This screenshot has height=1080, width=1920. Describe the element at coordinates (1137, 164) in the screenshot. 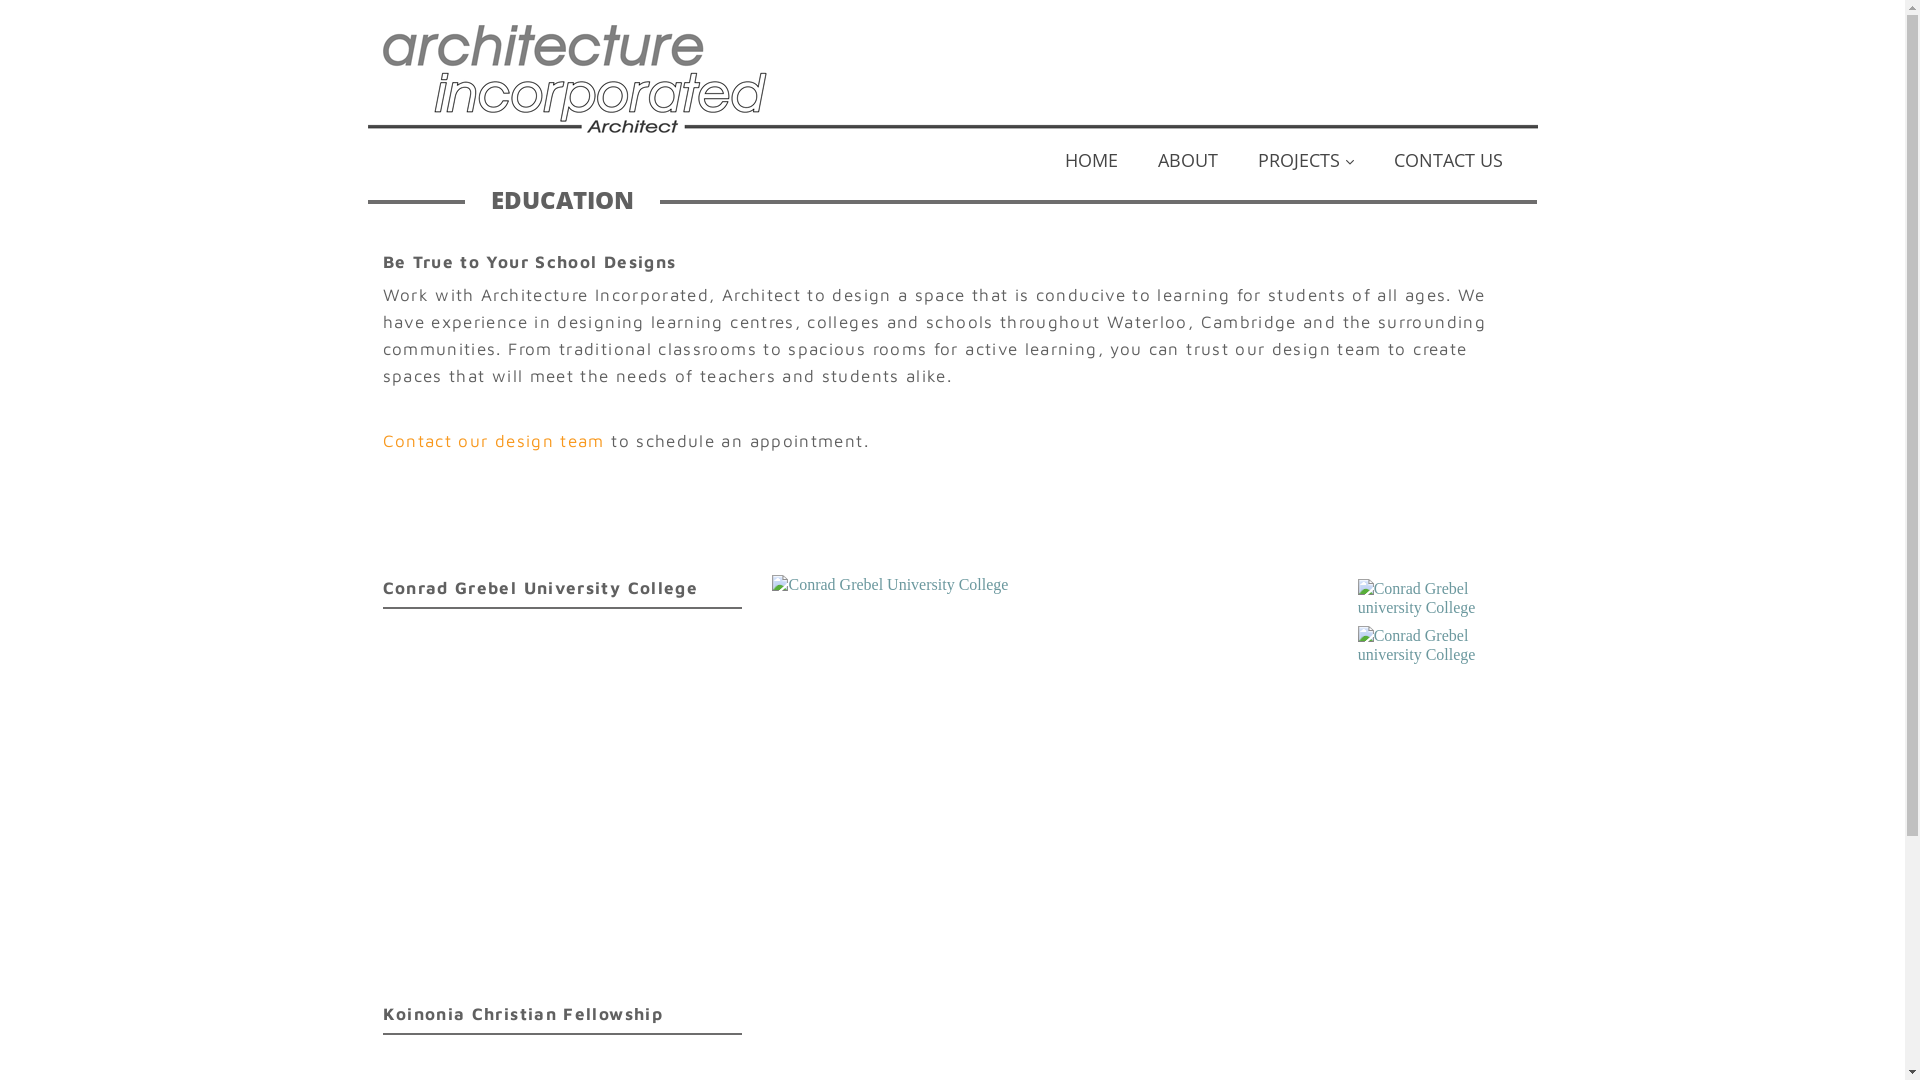

I see `'ABOUT'` at that location.